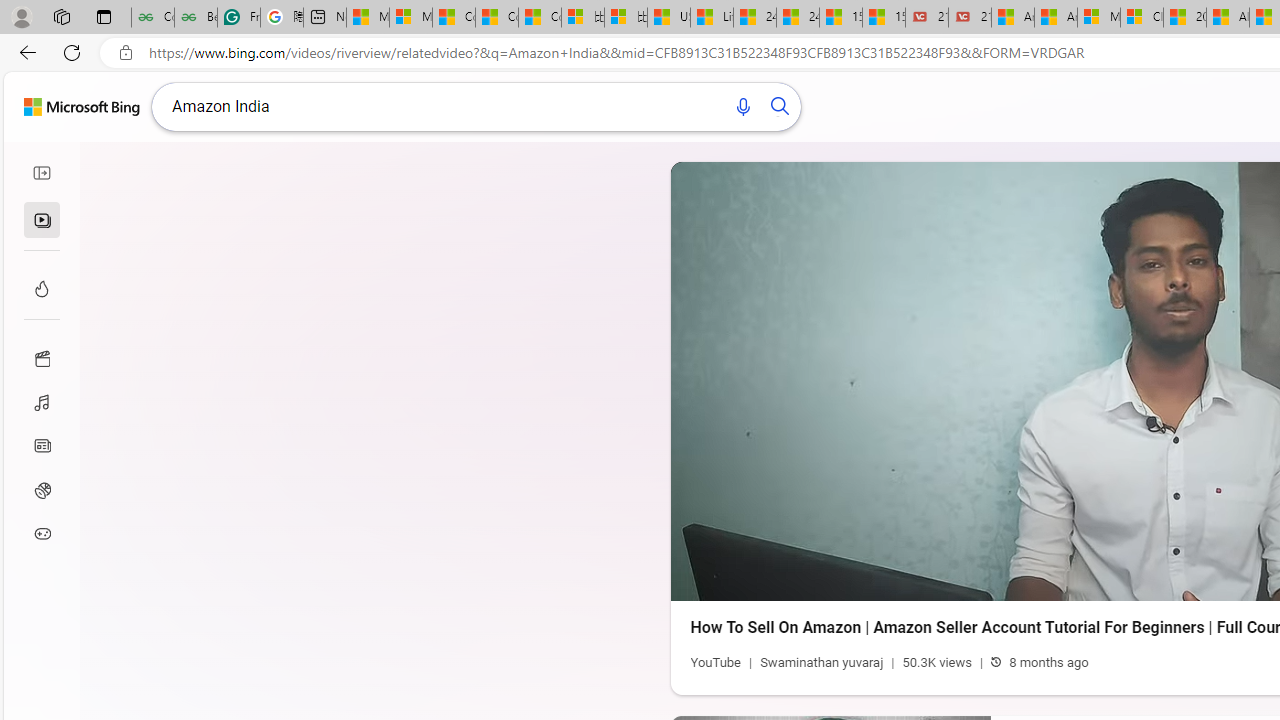 Image resolution: width=1280 pixels, height=720 pixels. Describe the element at coordinates (80, 106) in the screenshot. I see `'Back to Bing search'` at that location.